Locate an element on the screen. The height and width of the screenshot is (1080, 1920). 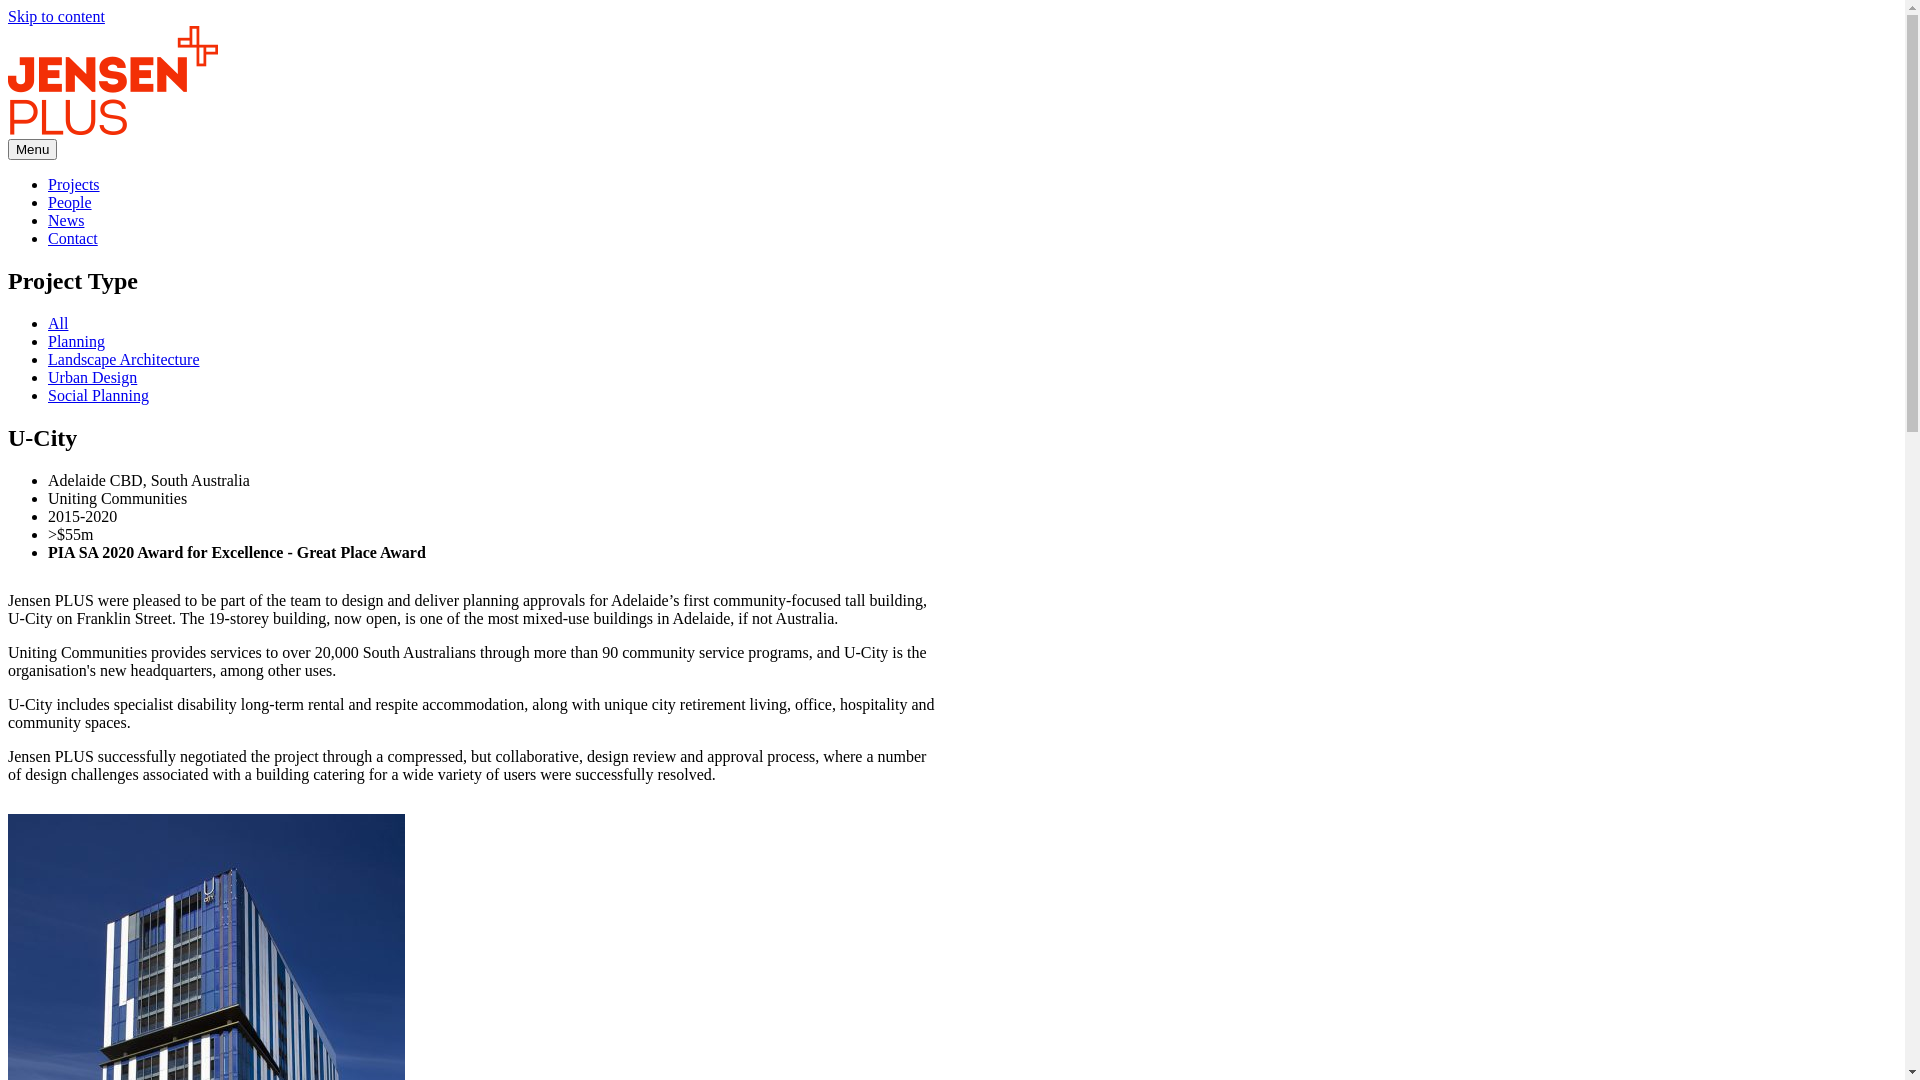
'Skip to content' is located at coordinates (56, 16).